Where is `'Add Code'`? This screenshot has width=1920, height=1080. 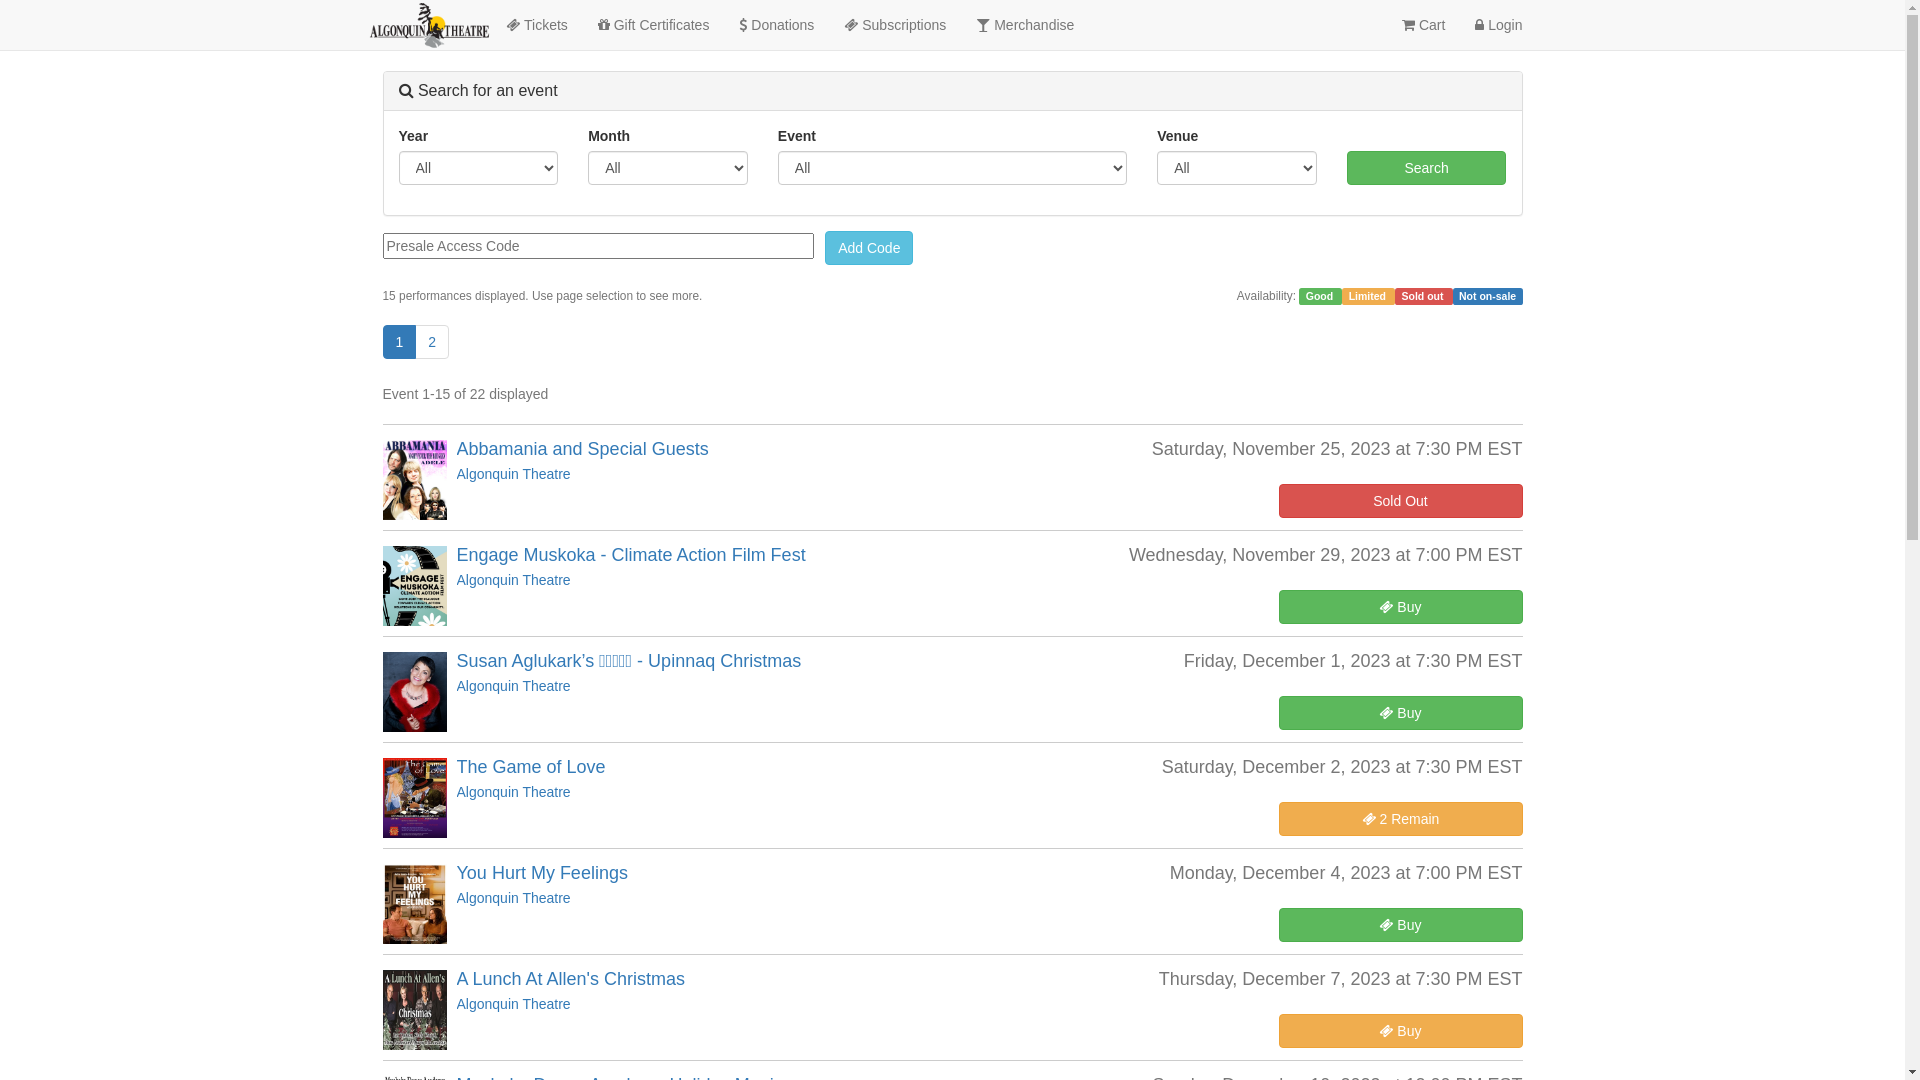
'Add Code' is located at coordinates (868, 246).